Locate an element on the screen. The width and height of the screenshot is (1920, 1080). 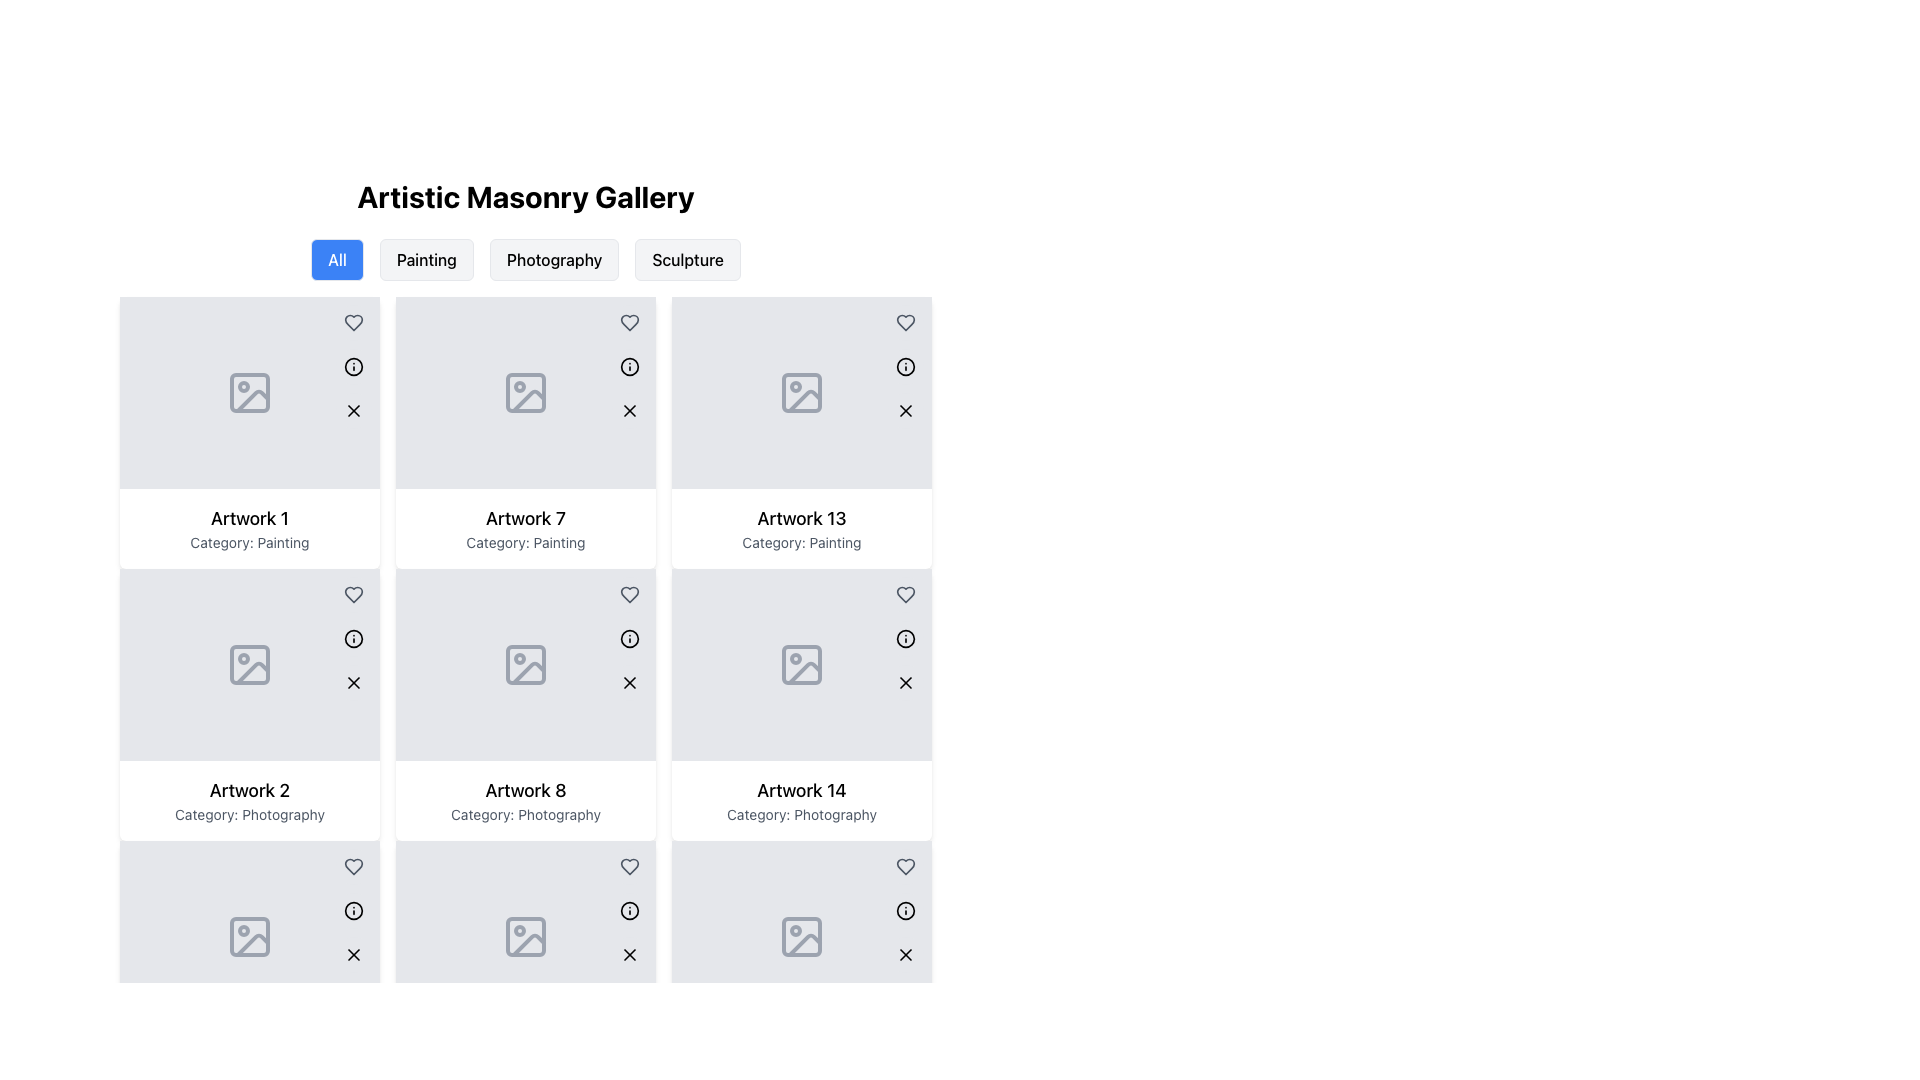
the close icon button (diagonal cross) located in the bottom right corner of the 'Artwork 14' card in the fourth card of the third column is located at coordinates (905, 954).